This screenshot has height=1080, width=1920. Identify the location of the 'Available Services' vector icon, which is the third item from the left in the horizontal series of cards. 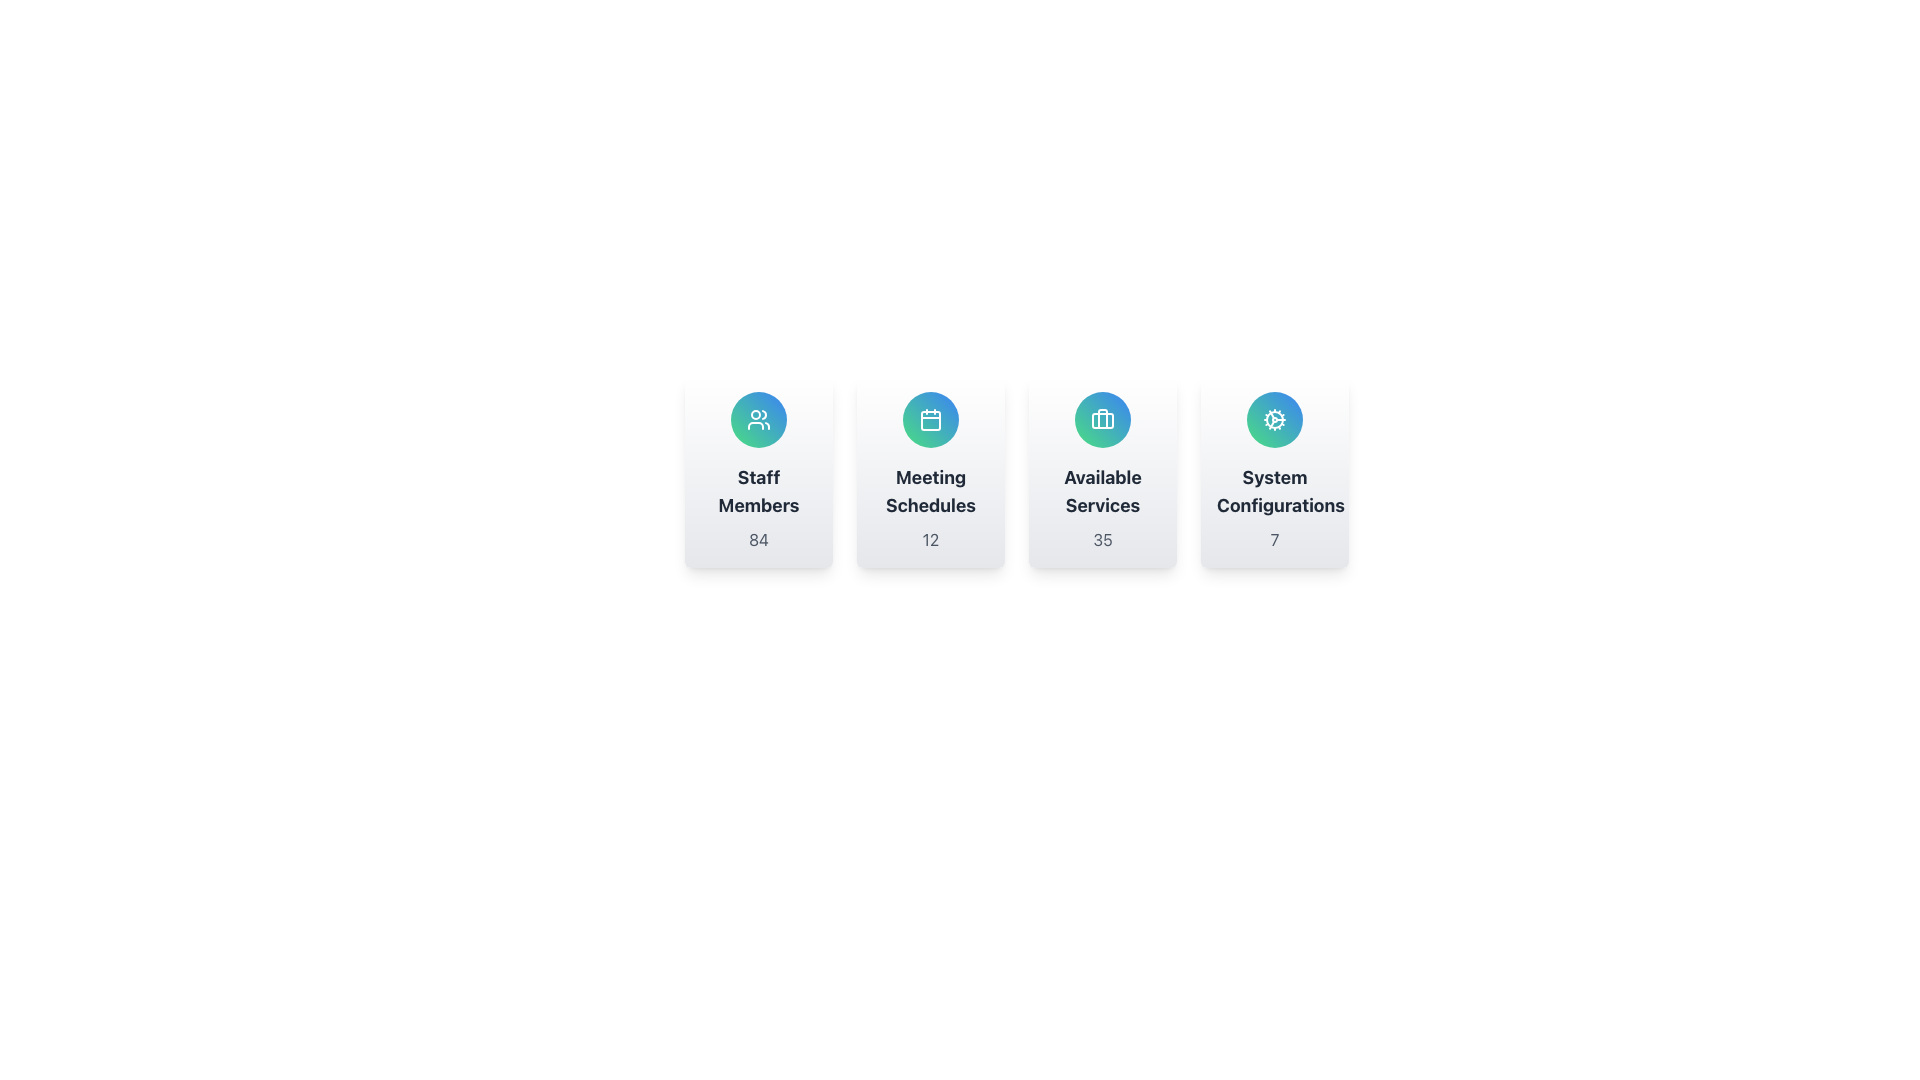
(1102, 419).